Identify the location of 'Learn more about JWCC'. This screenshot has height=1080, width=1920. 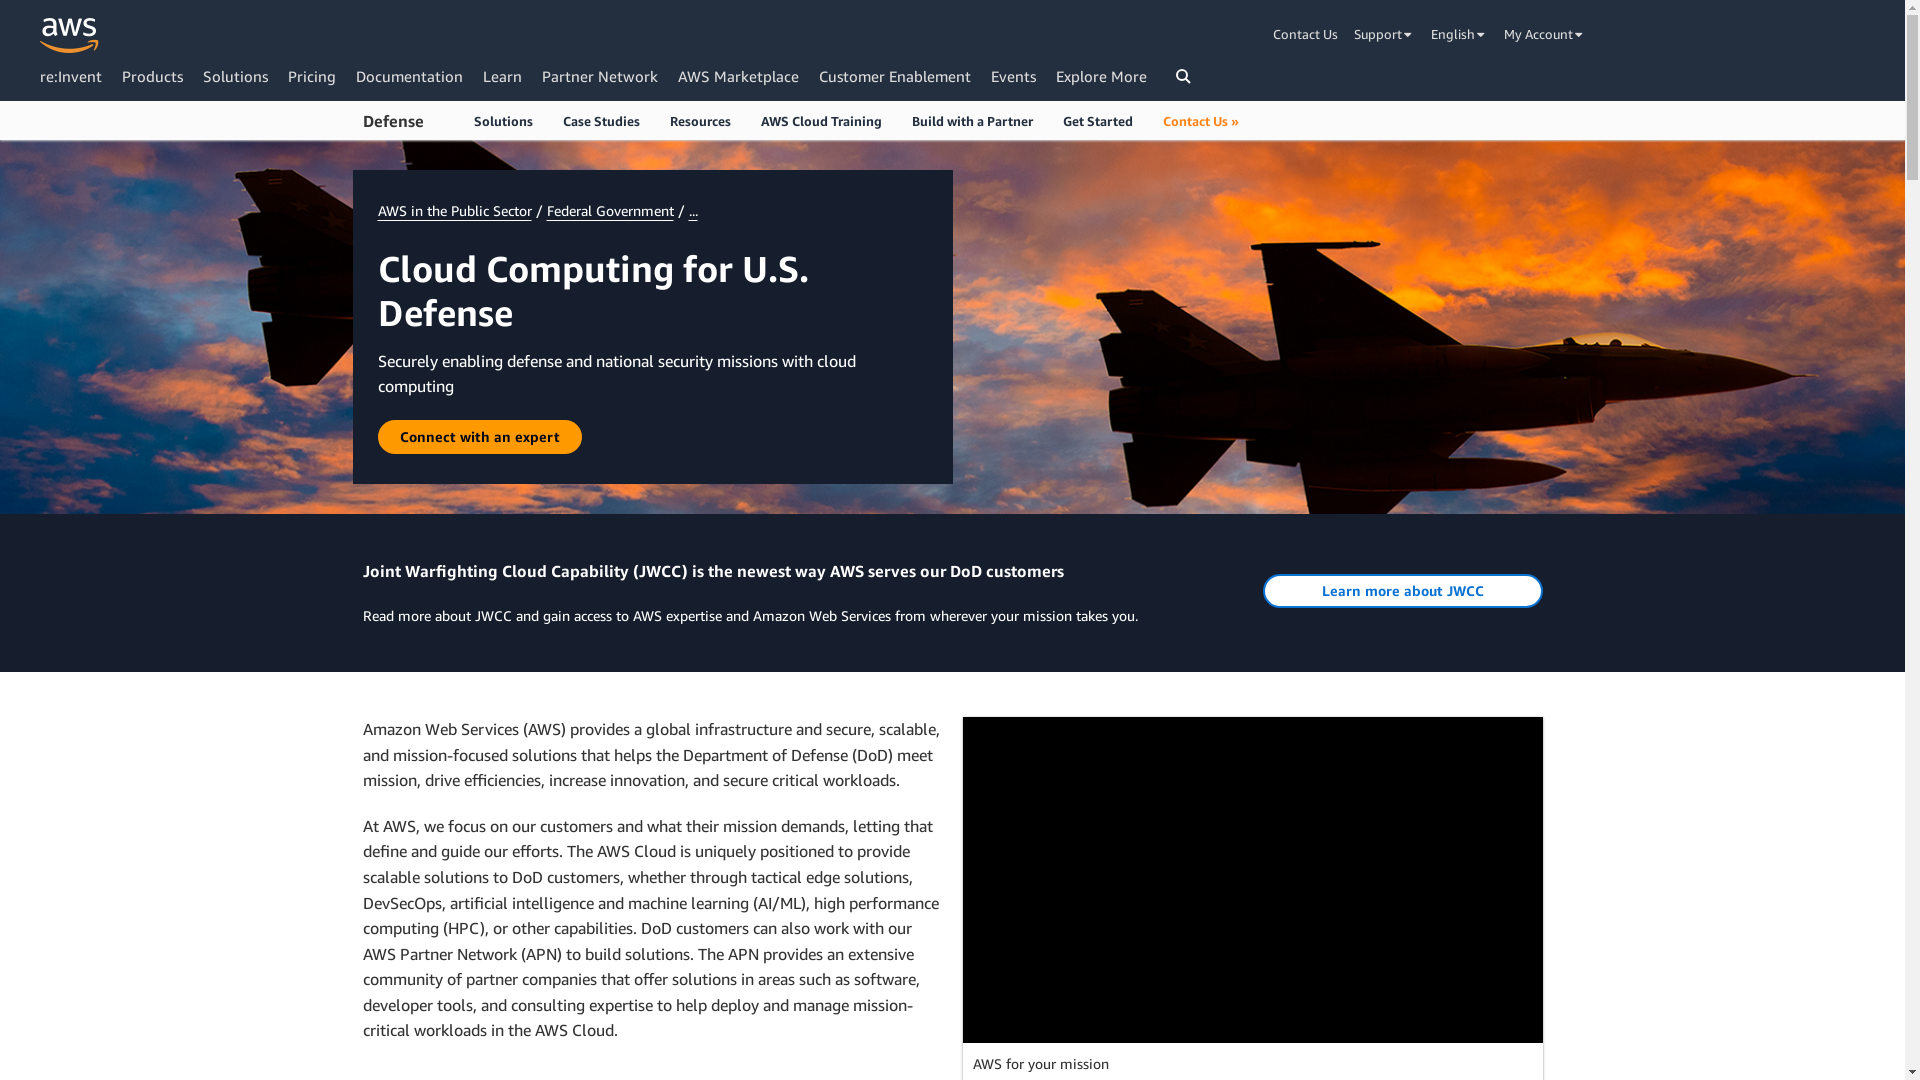
(1400, 589).